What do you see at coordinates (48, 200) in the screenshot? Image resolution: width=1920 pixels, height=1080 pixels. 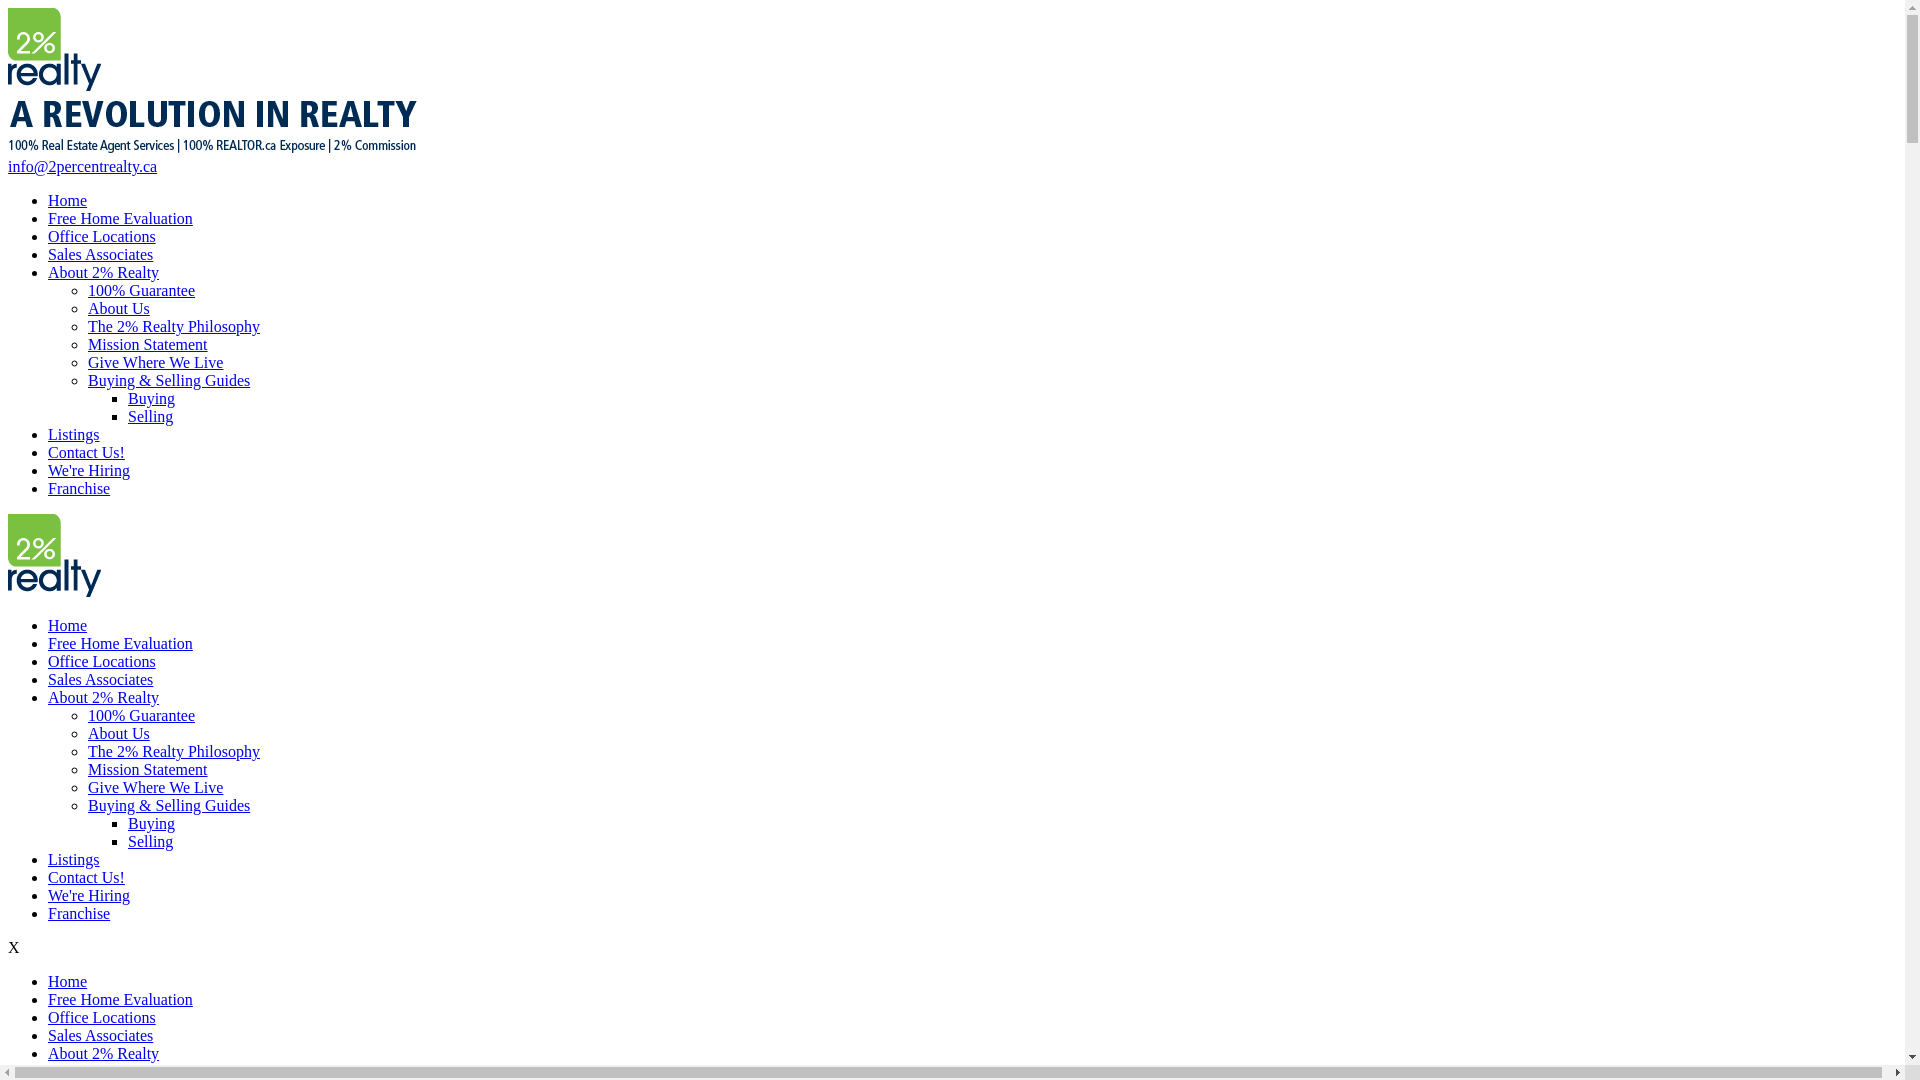 I see `'Home'` at bounding box center [48, 200].